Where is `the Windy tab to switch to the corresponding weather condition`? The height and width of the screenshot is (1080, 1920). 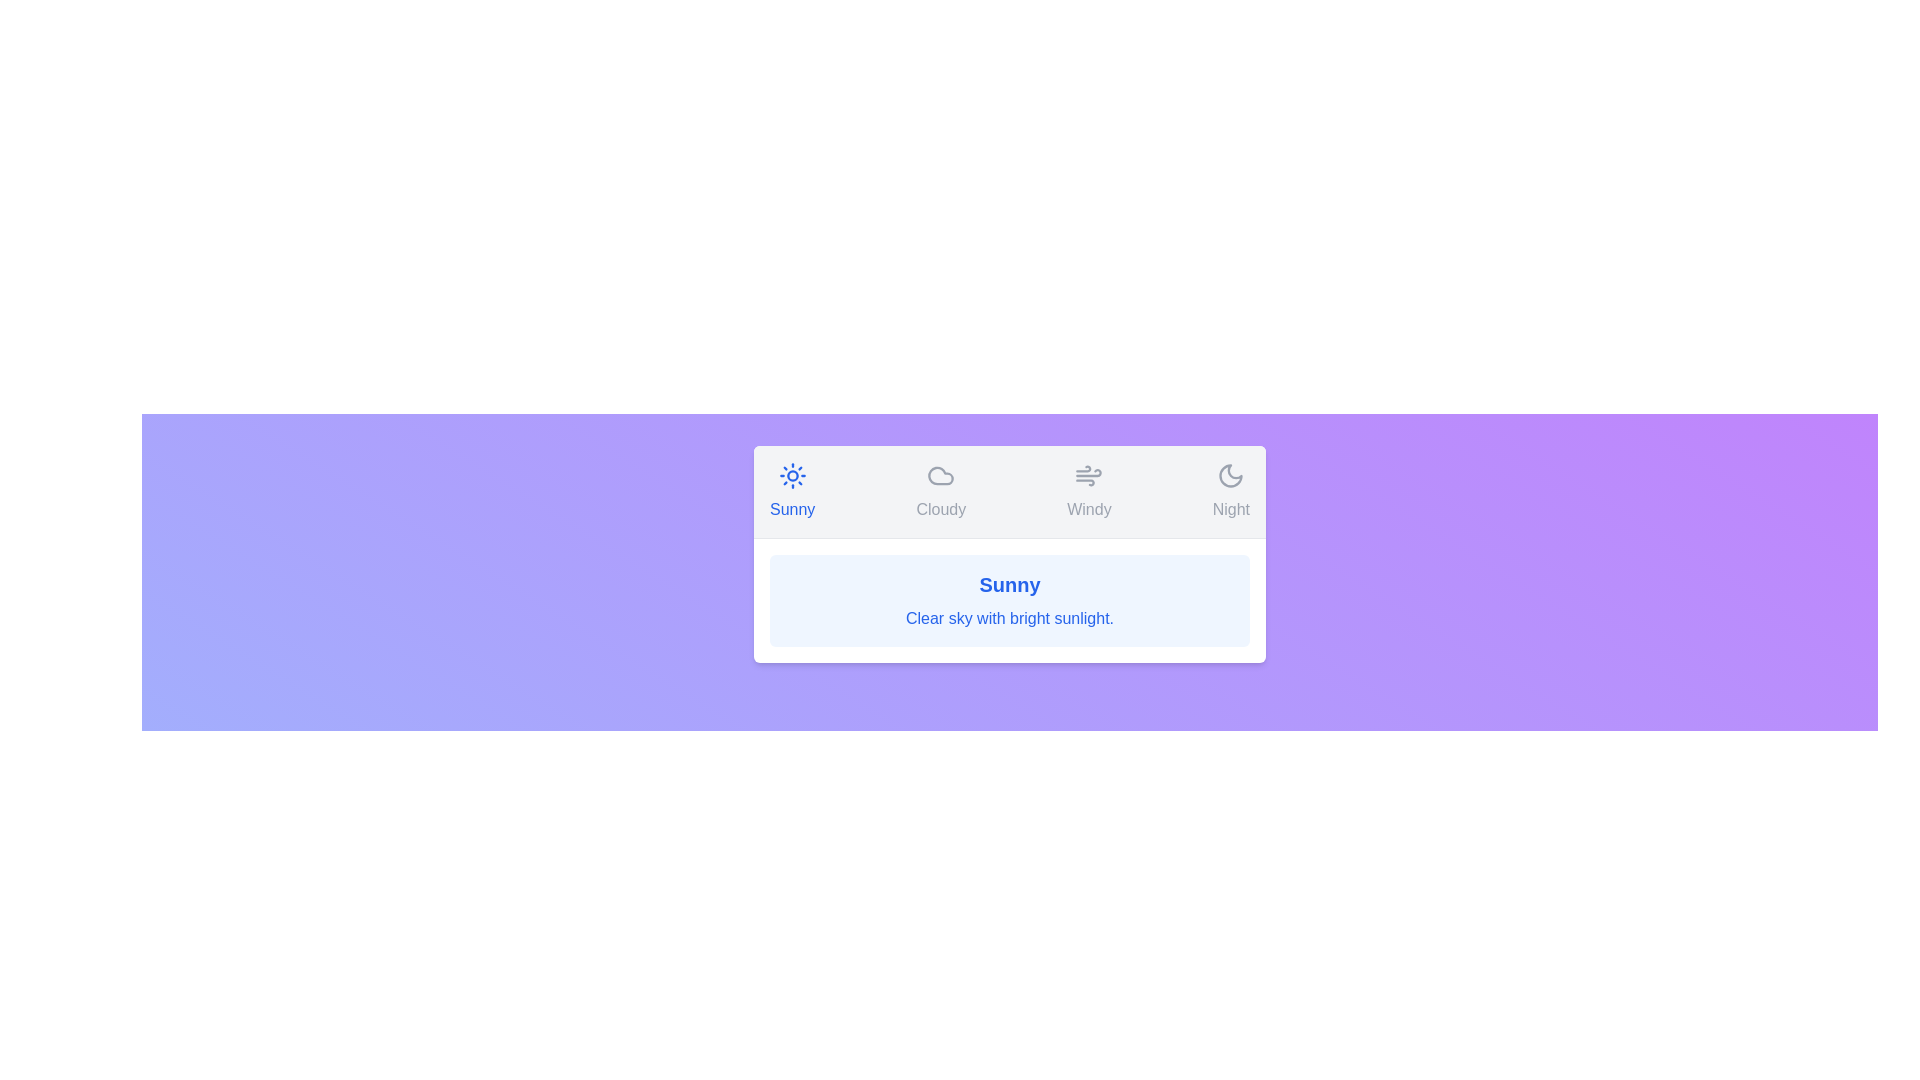 the Windy tab to switch to the corresponding weather condition is located at coordinates (1088, 492).